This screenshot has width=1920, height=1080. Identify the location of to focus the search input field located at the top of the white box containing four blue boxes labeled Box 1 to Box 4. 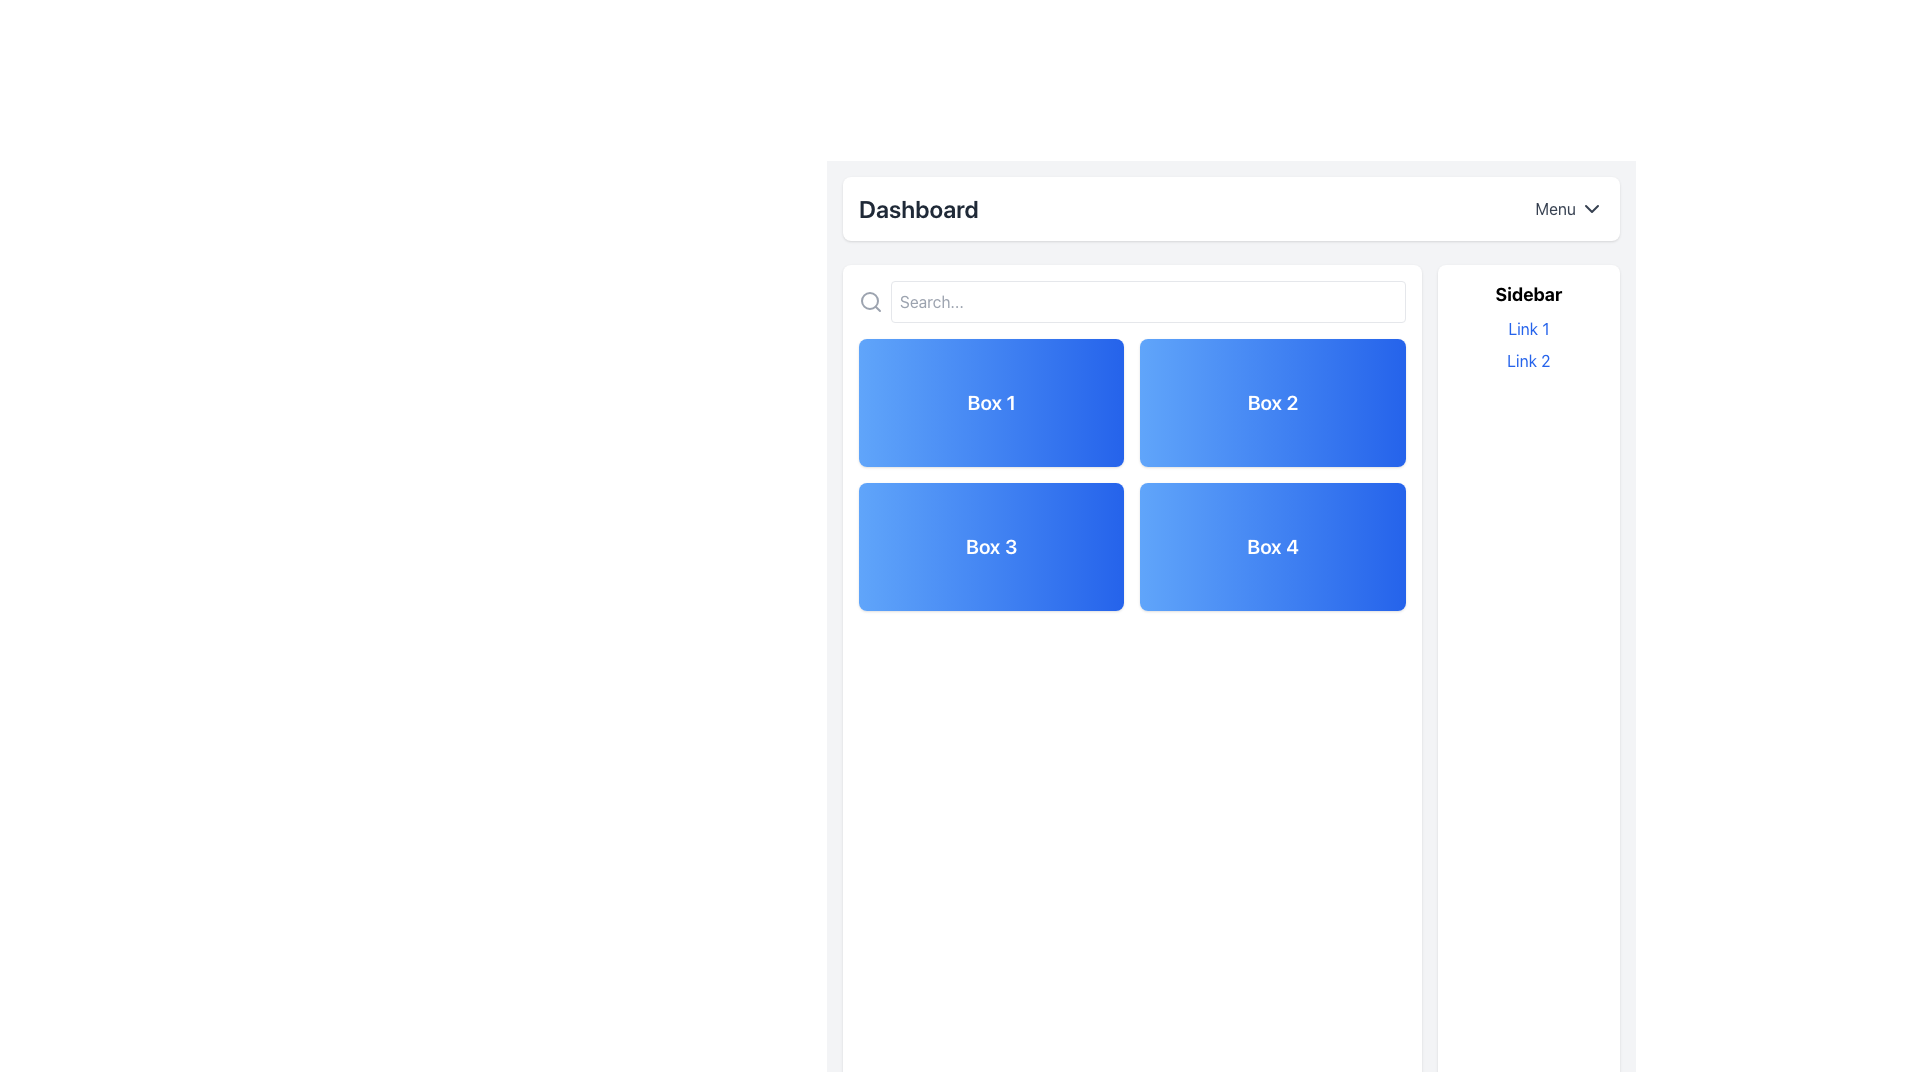
(1132, 301).